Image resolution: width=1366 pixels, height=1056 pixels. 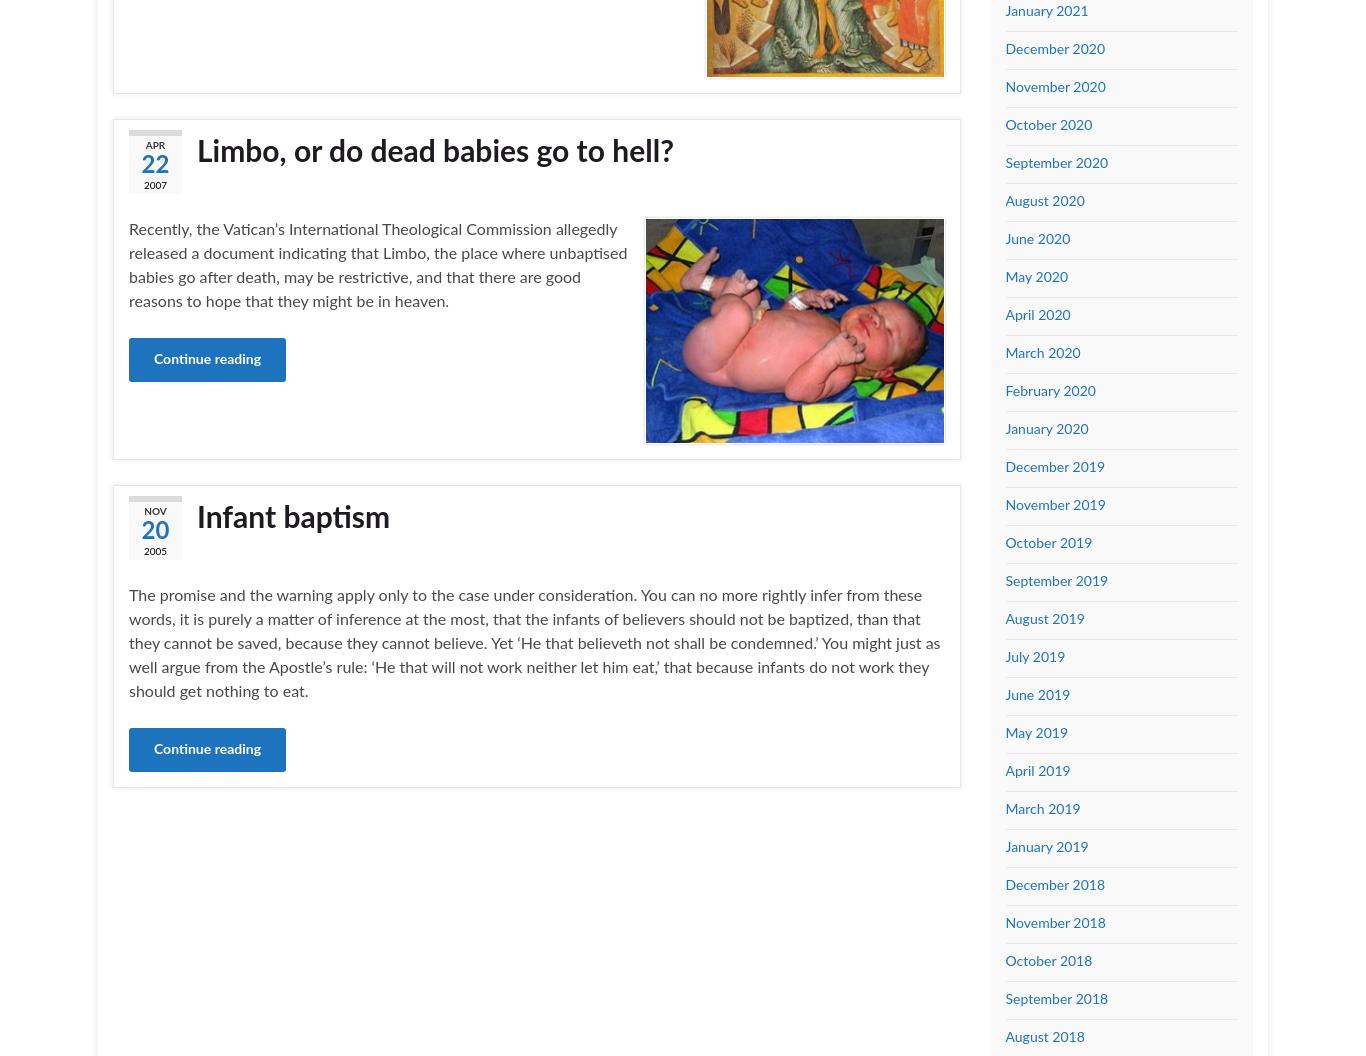 What do you see at coordinates (1004, 847) in the screenshot?
I see `'January 2019'` at bounding box center [1004, 847].